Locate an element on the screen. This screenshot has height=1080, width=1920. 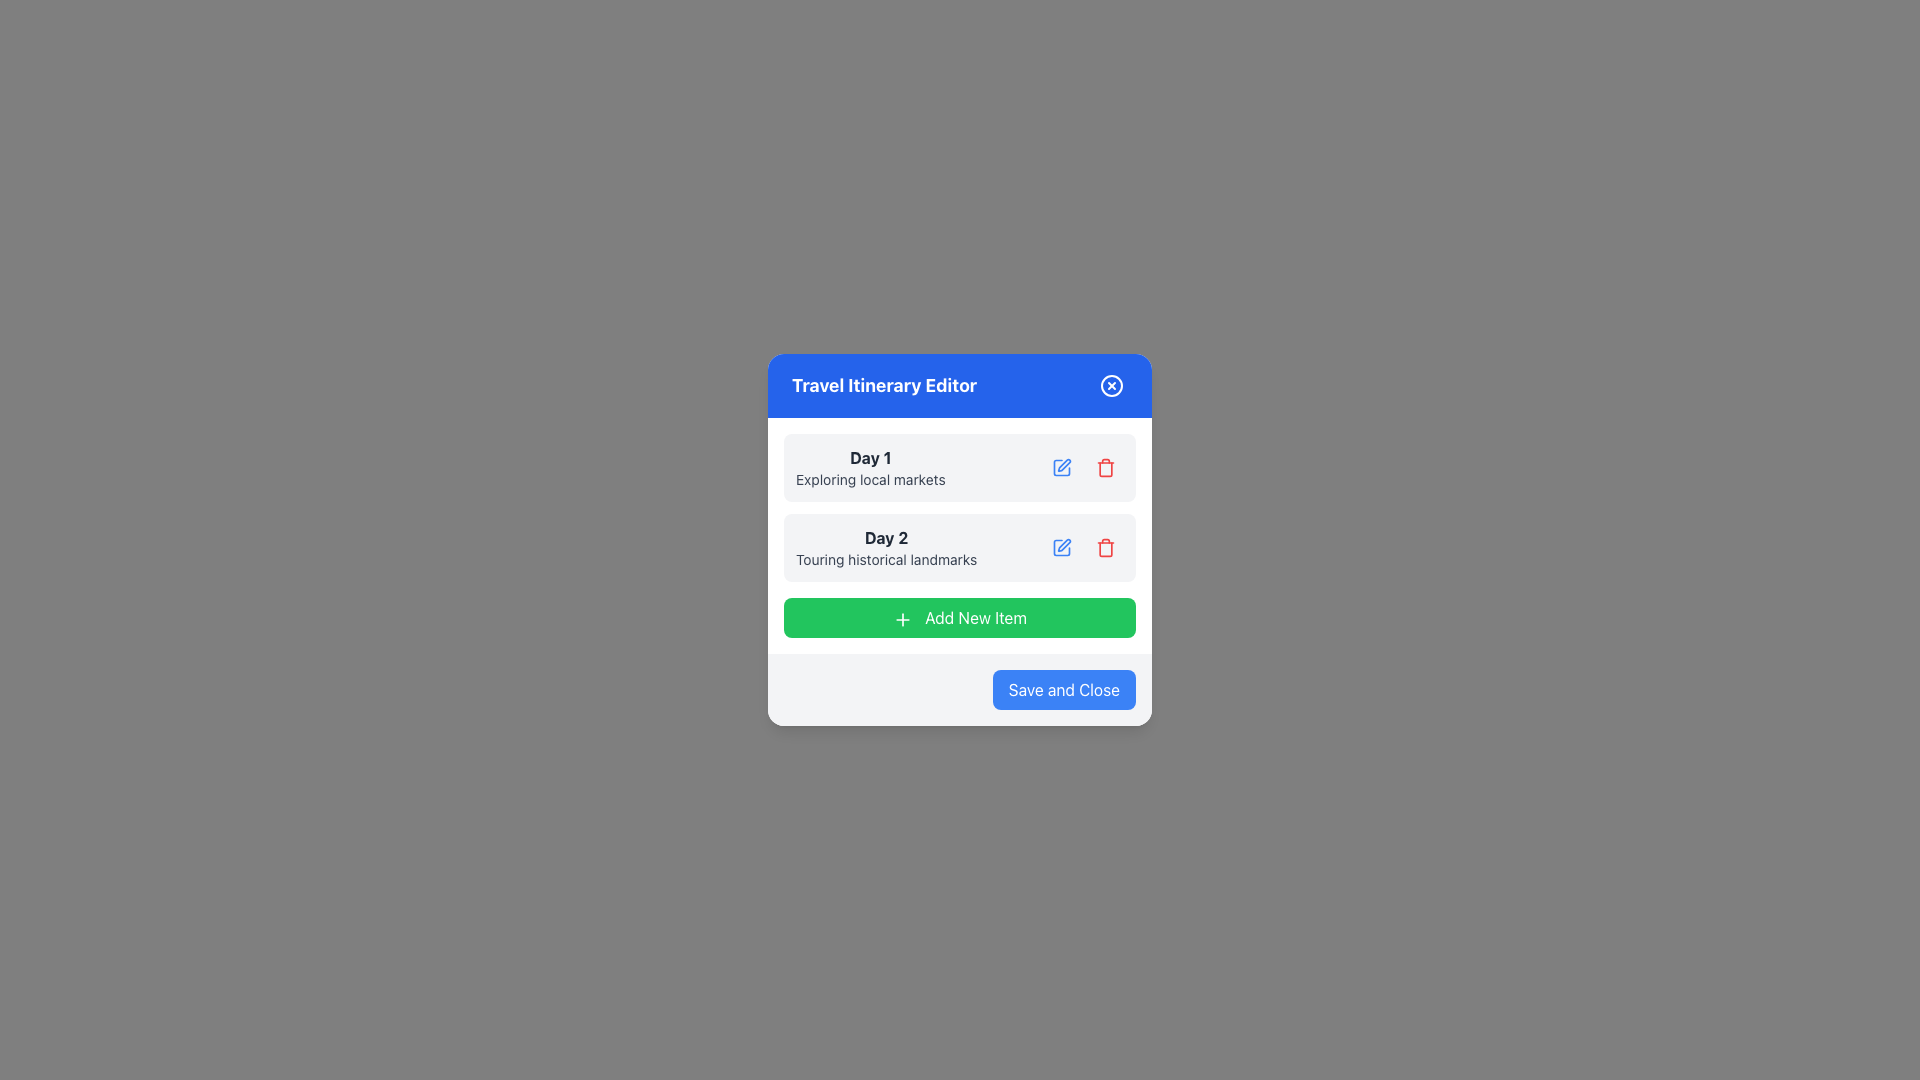
the close button, which is a circular icon with a white border and 'X' shape inside, located in the top-right corner of the 'Travel Itinerary Editor' modal window is located at coordinates (1111, 385).